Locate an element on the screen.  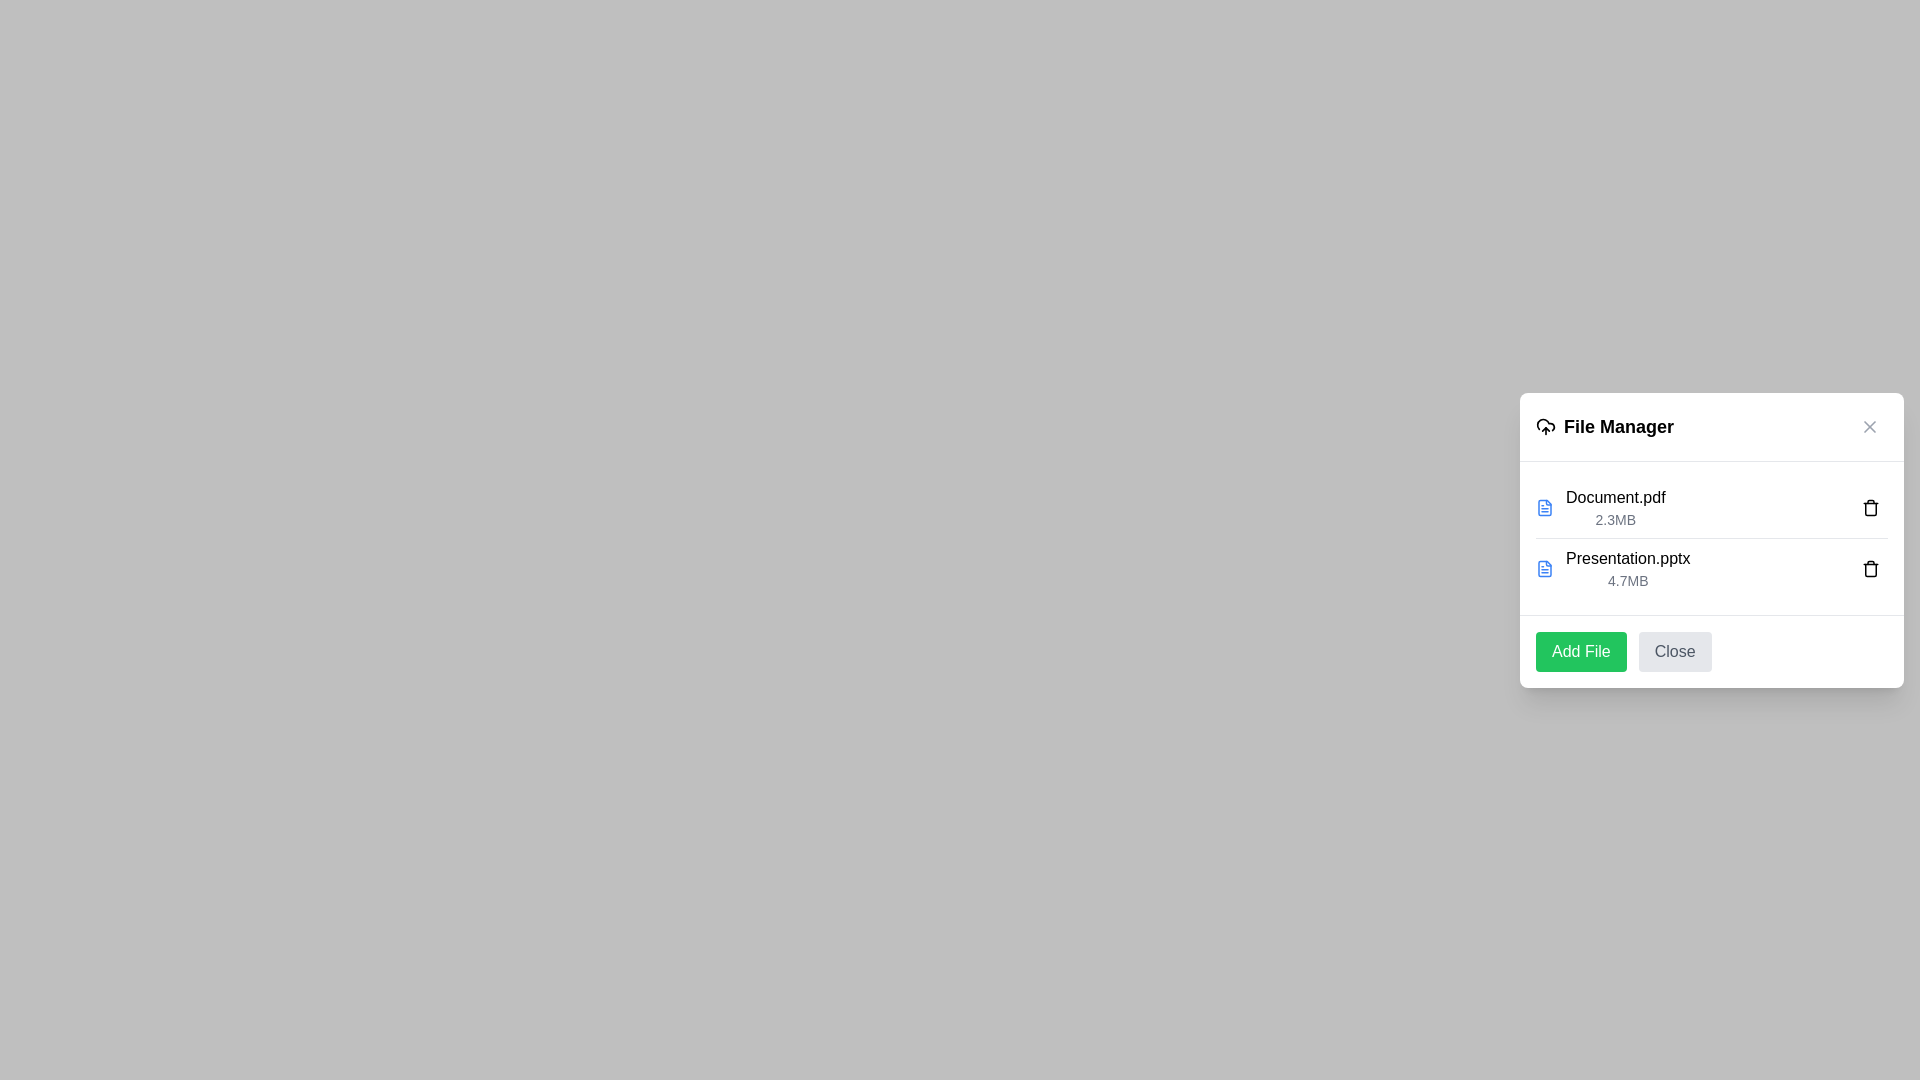
the Trashcan icon located to the right of the file row labeled 'Presentation.pptx' is located at coordinates (1870, 567).